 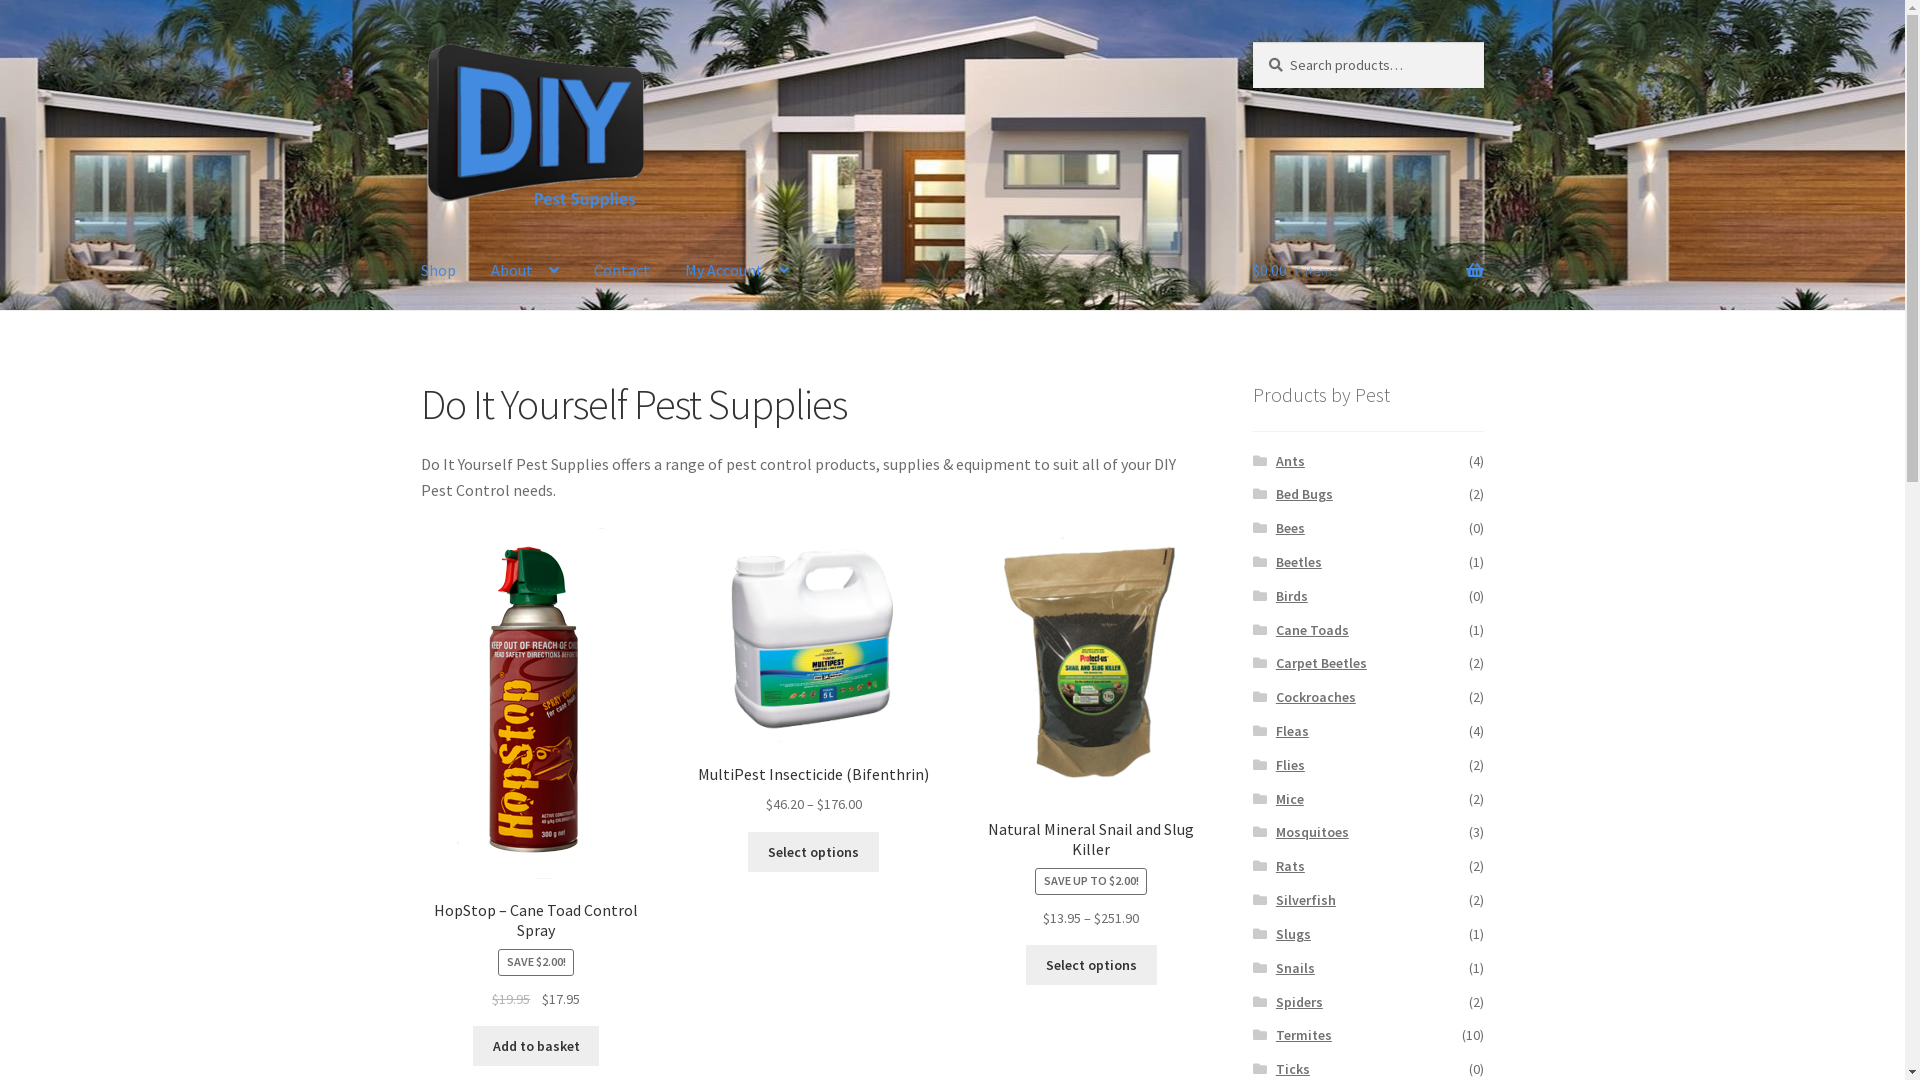 What do you see at coordinates (524, 270) in the screenshot?
I see `'About'` at bounding box center [524, 270].